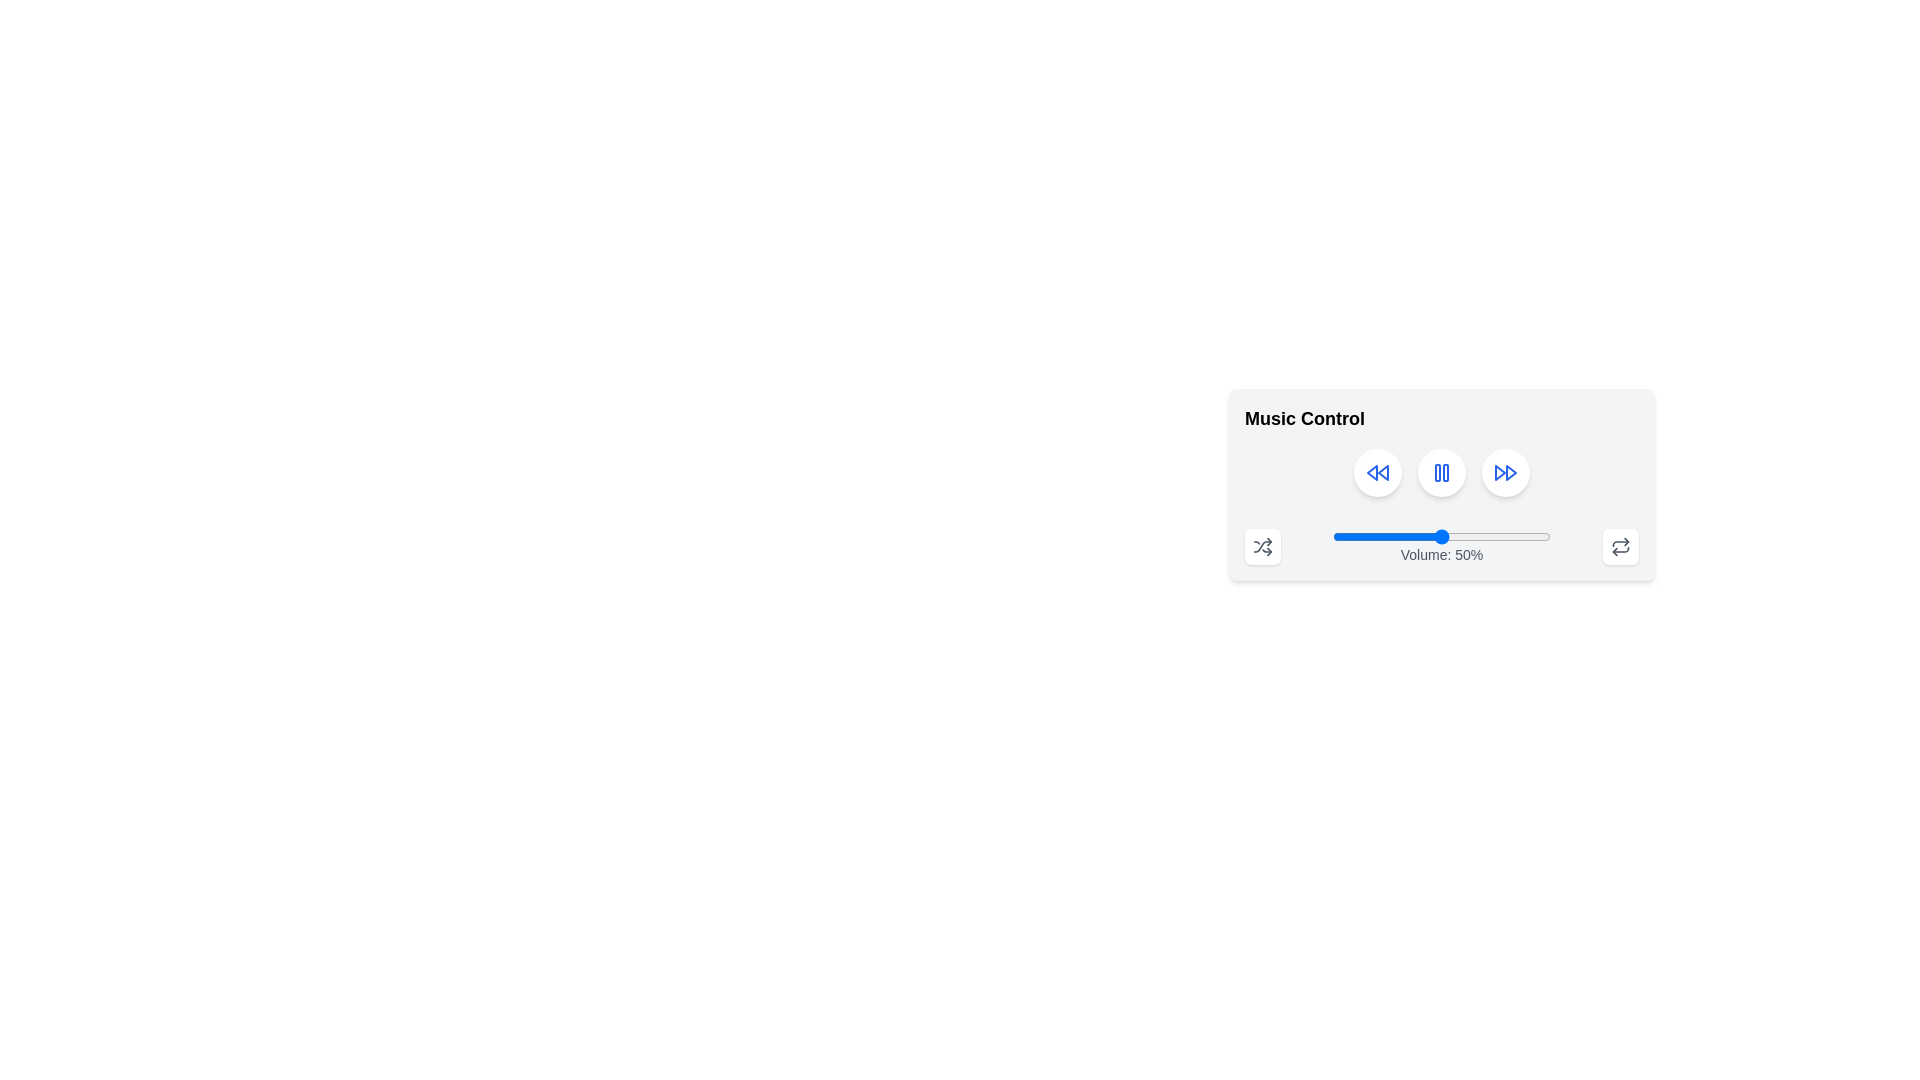 This screenshot has height=1080, width=1920. What do you see at coordinates (1511, 473) in the screenshot?
I see `the triangular-shaped blue graphical icon component that represents the right arrowhead of the 'skip forward' button in the Music Control panel` at bounding box center [1511, 473].